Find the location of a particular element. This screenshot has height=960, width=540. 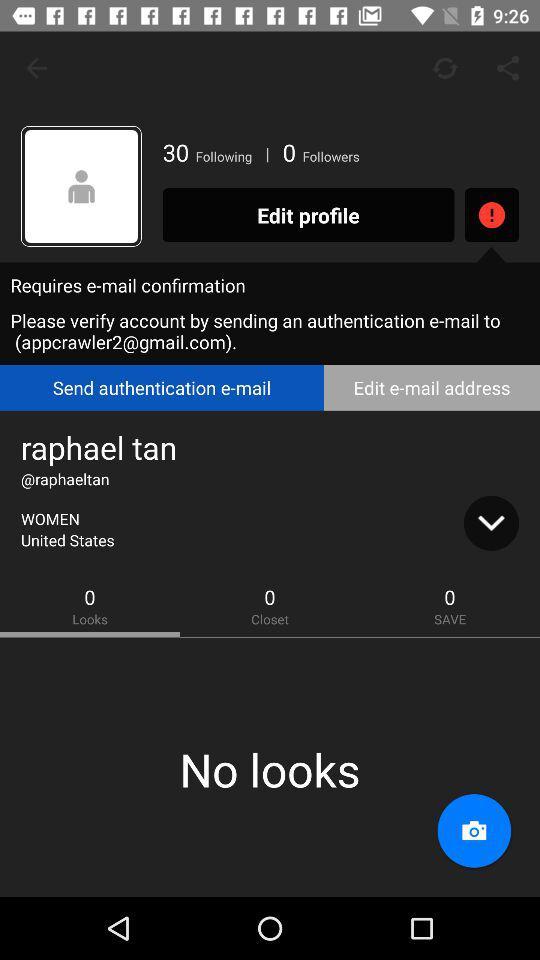

profile picture is located at coordinates (80, 186).